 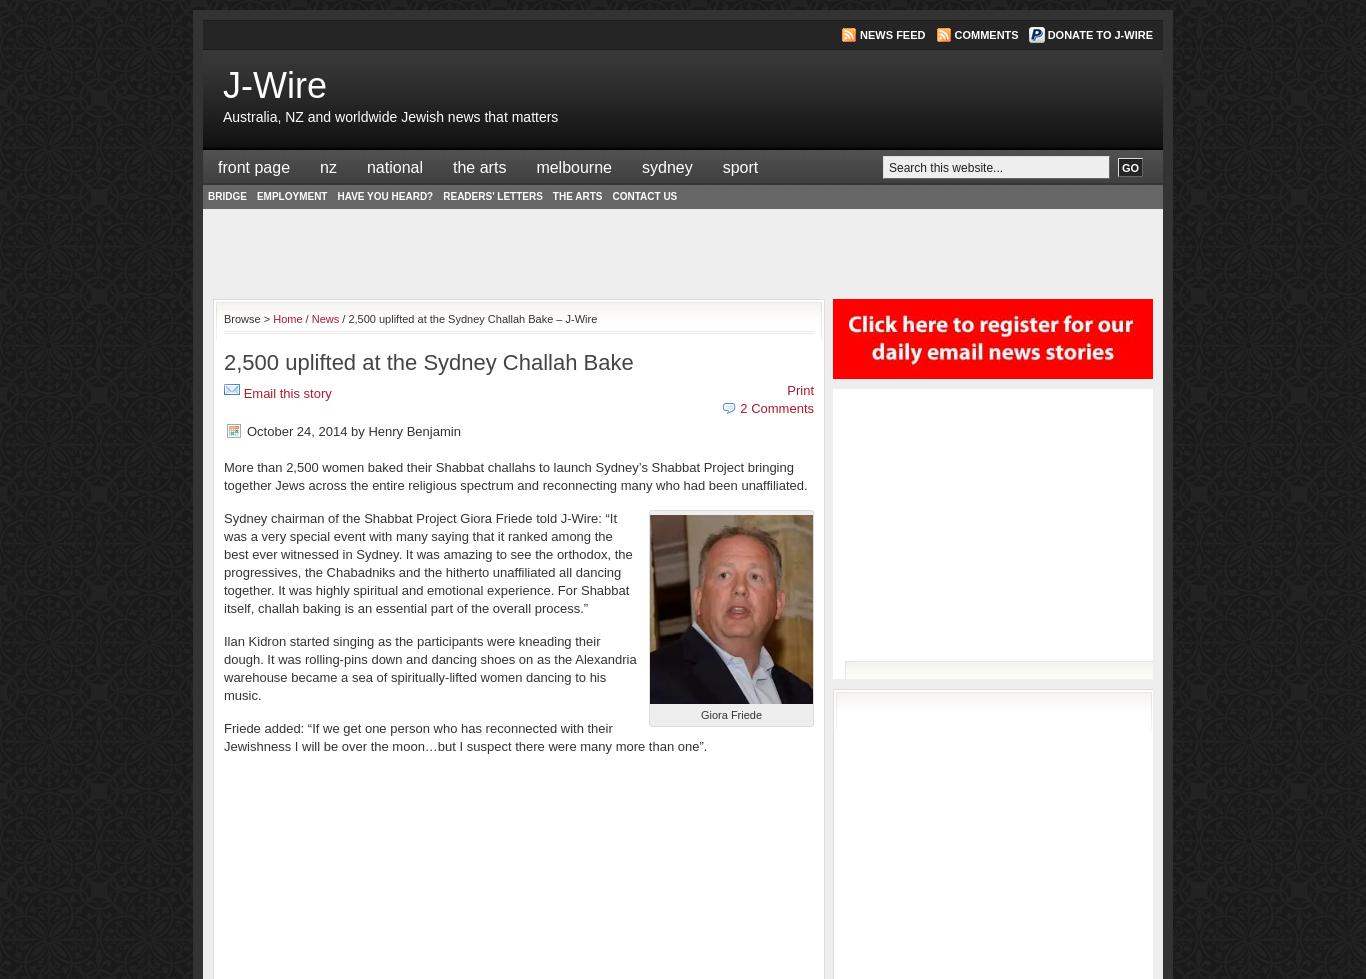 What do you see at coordinates (465, 736) in the screenshot?
I see `'Friede added: “If we get one person who has reconnected with their Jewishness I will be over the moon…but I suspect there were many more than one”.'` at bounding box center [465, 736].